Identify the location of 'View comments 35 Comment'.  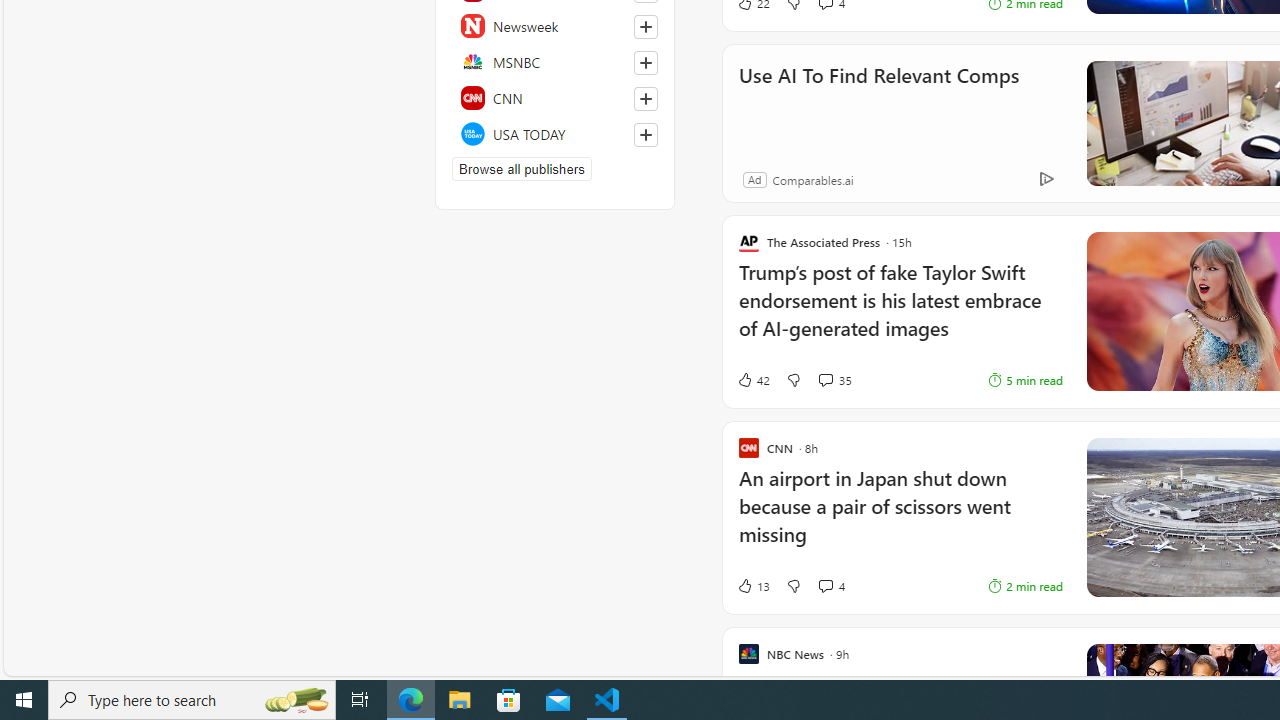
(825, 380).